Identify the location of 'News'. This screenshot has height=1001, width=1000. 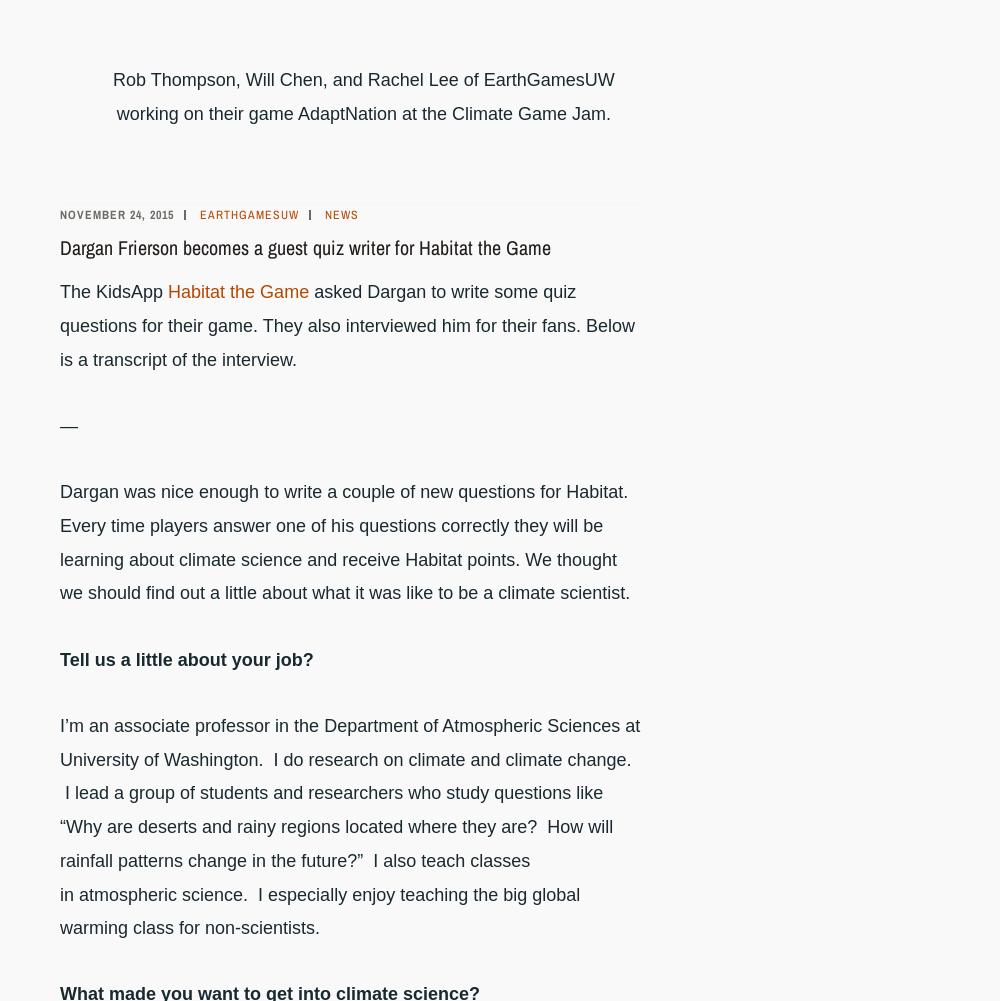
(341, 214).